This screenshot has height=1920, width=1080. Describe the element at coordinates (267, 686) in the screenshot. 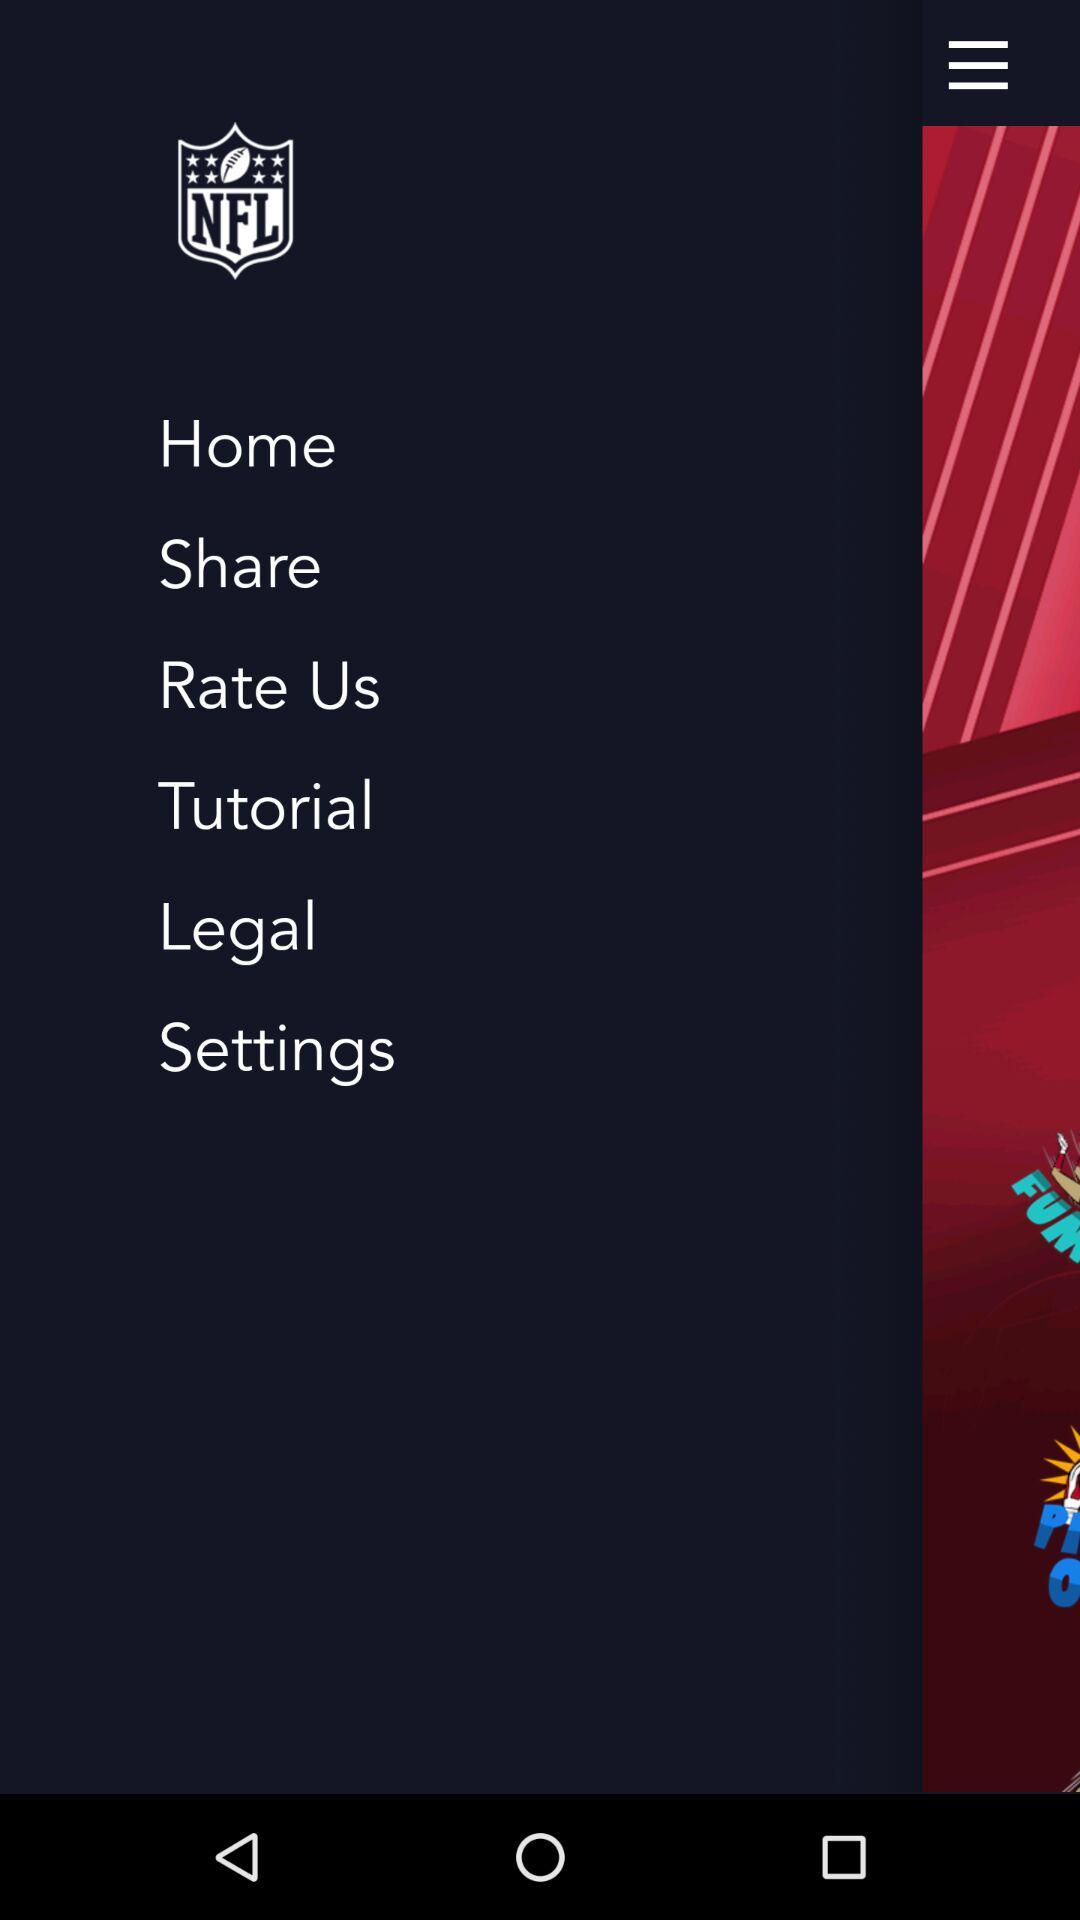

I see `rate us` at that location.